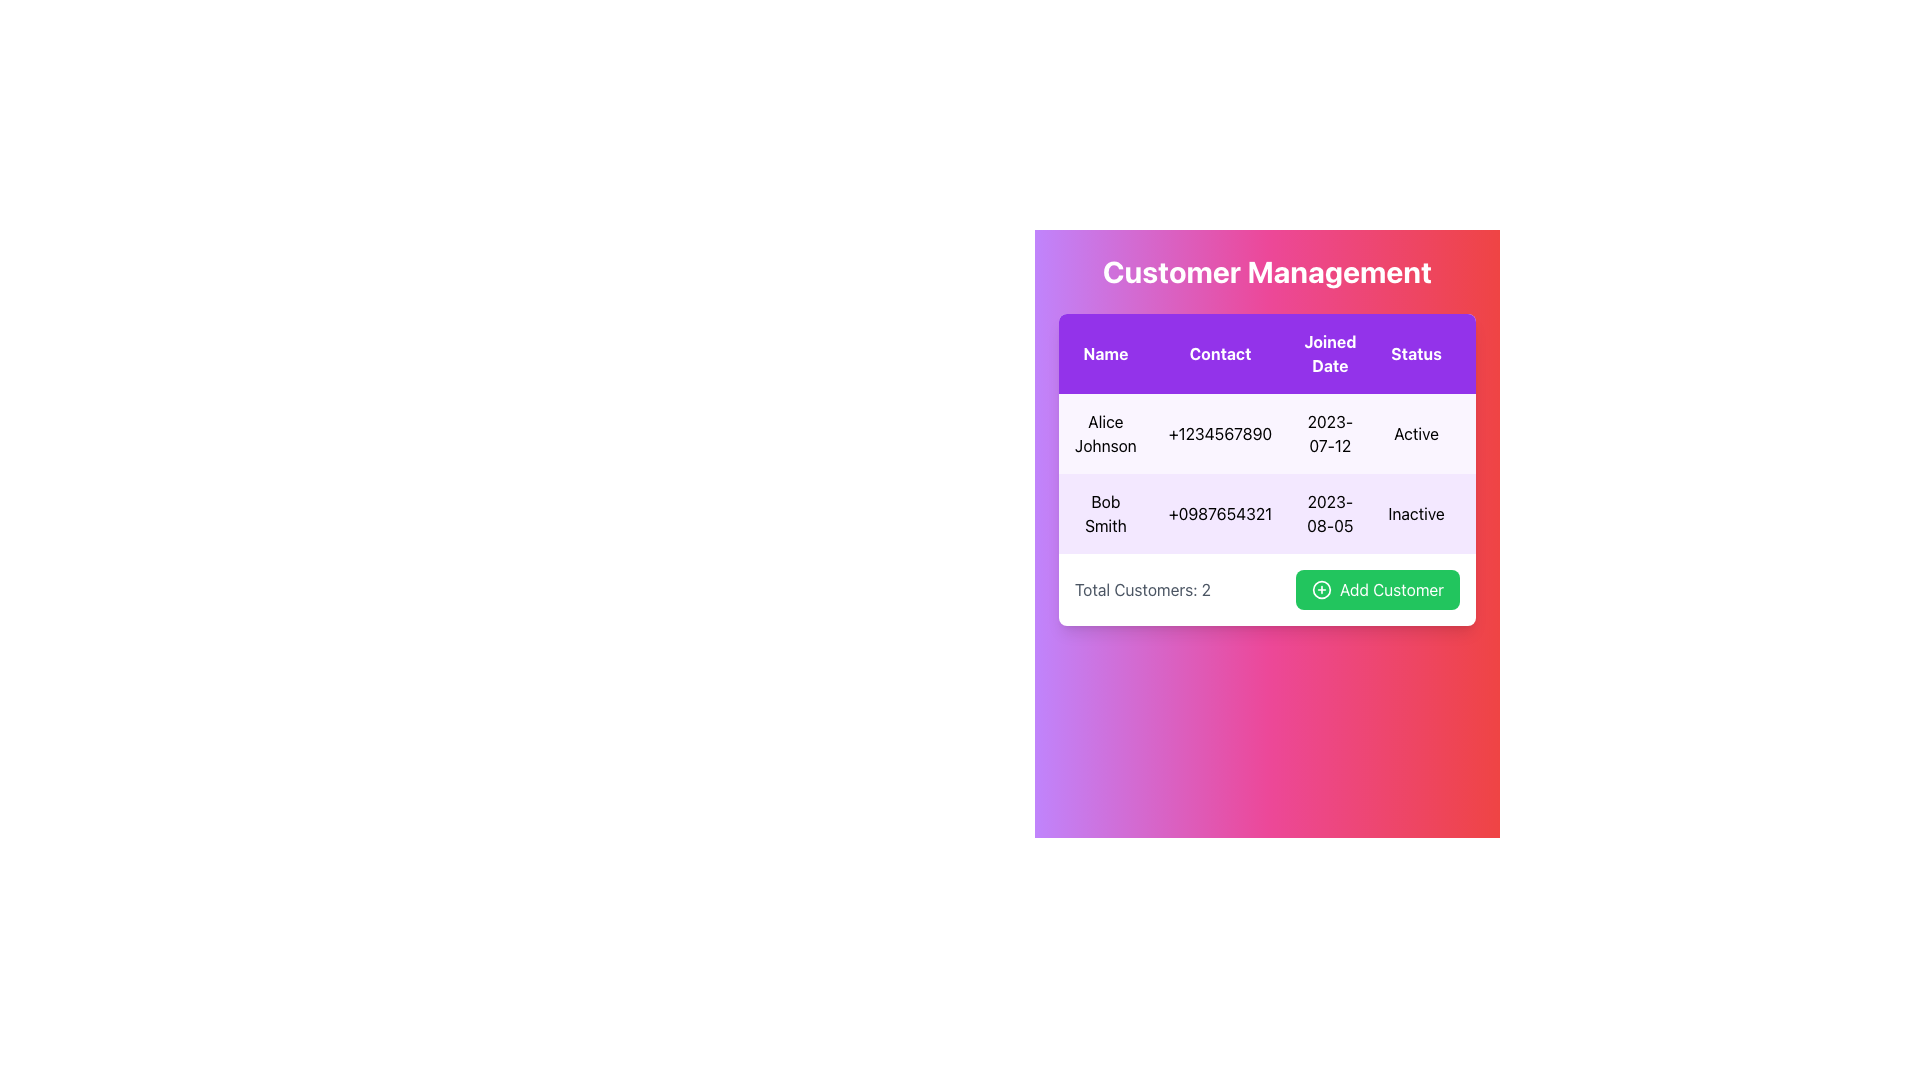 This screenshot has height=1080, width=1920. I want to click on the 'Inactive' status text label for user 'Bob Smith', located at the bottom-right of the table row in the 'Status' column, so click(1415, 512).